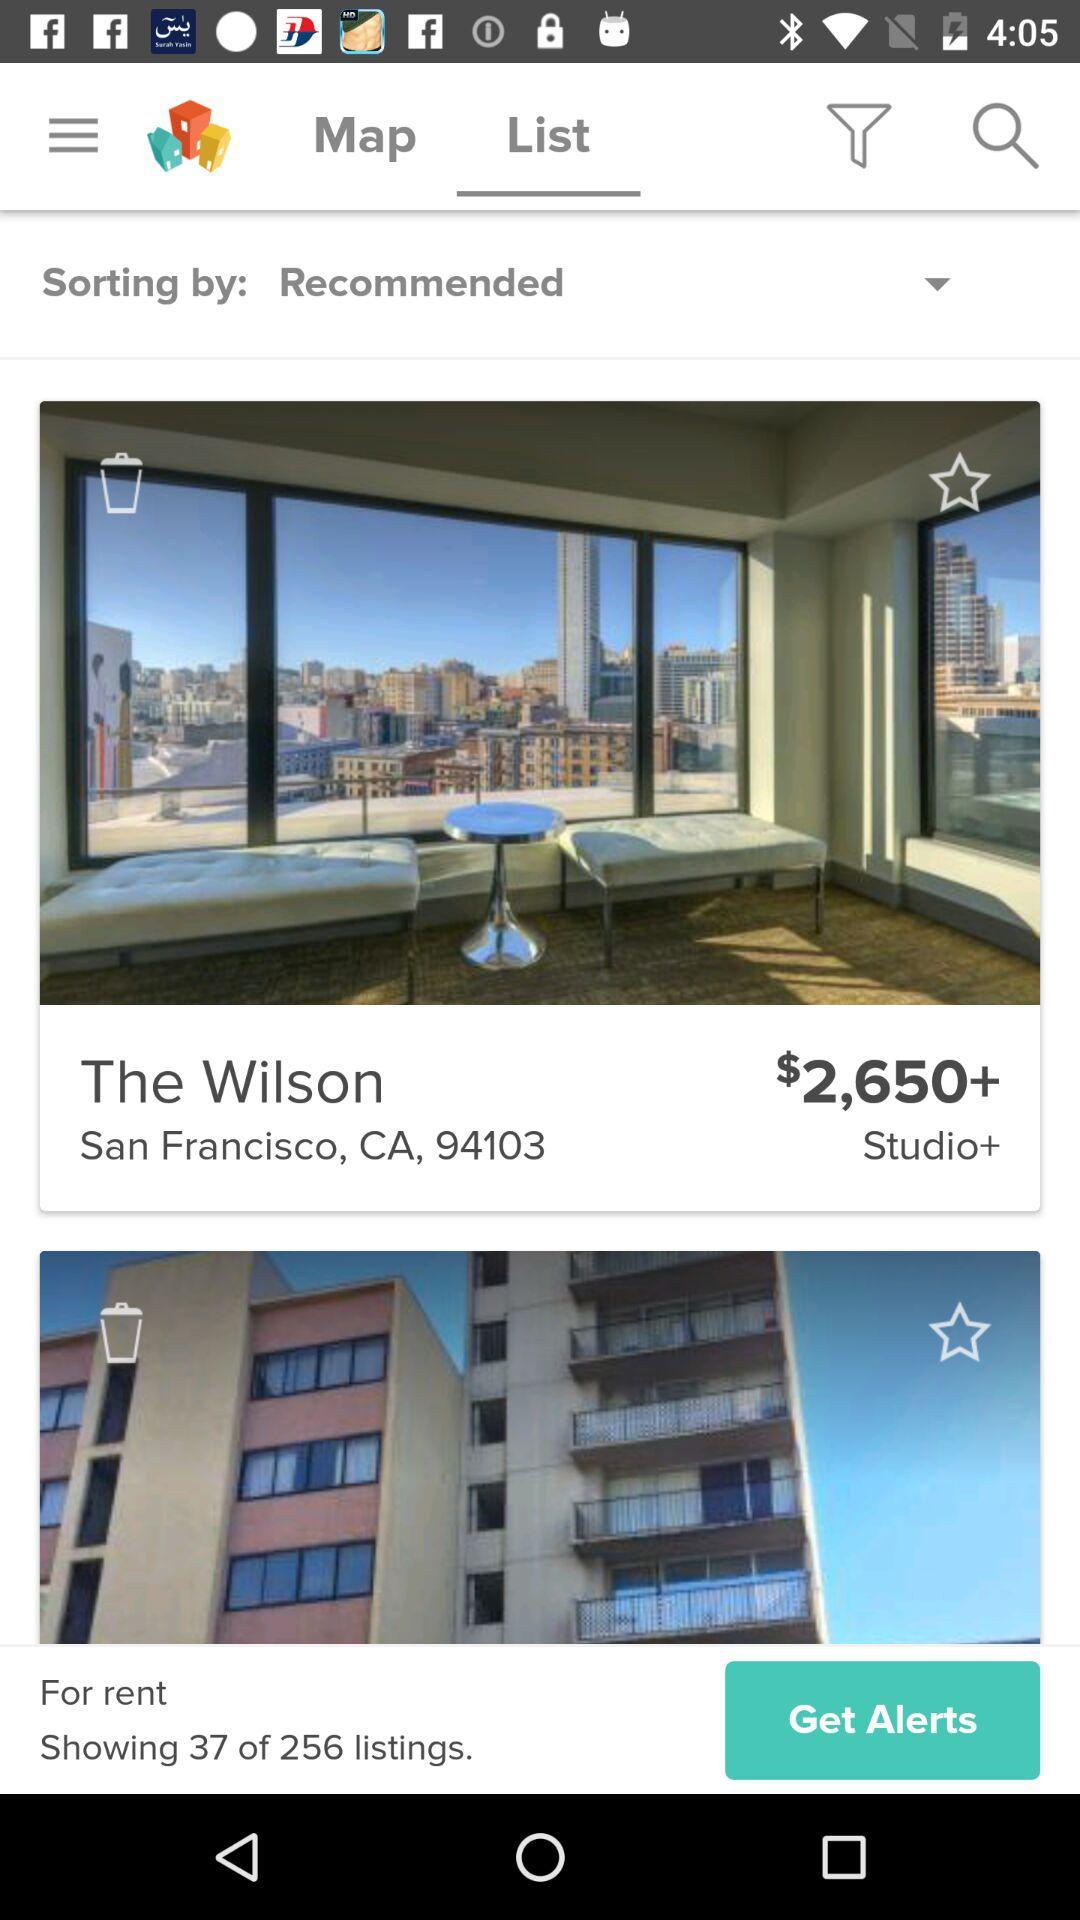 The height and width of the screenshot is (1920, 1080). What do you see at coordinates (121, 1332) in the screenshot?
I see `delete item` at bounding box center [121, 1332].